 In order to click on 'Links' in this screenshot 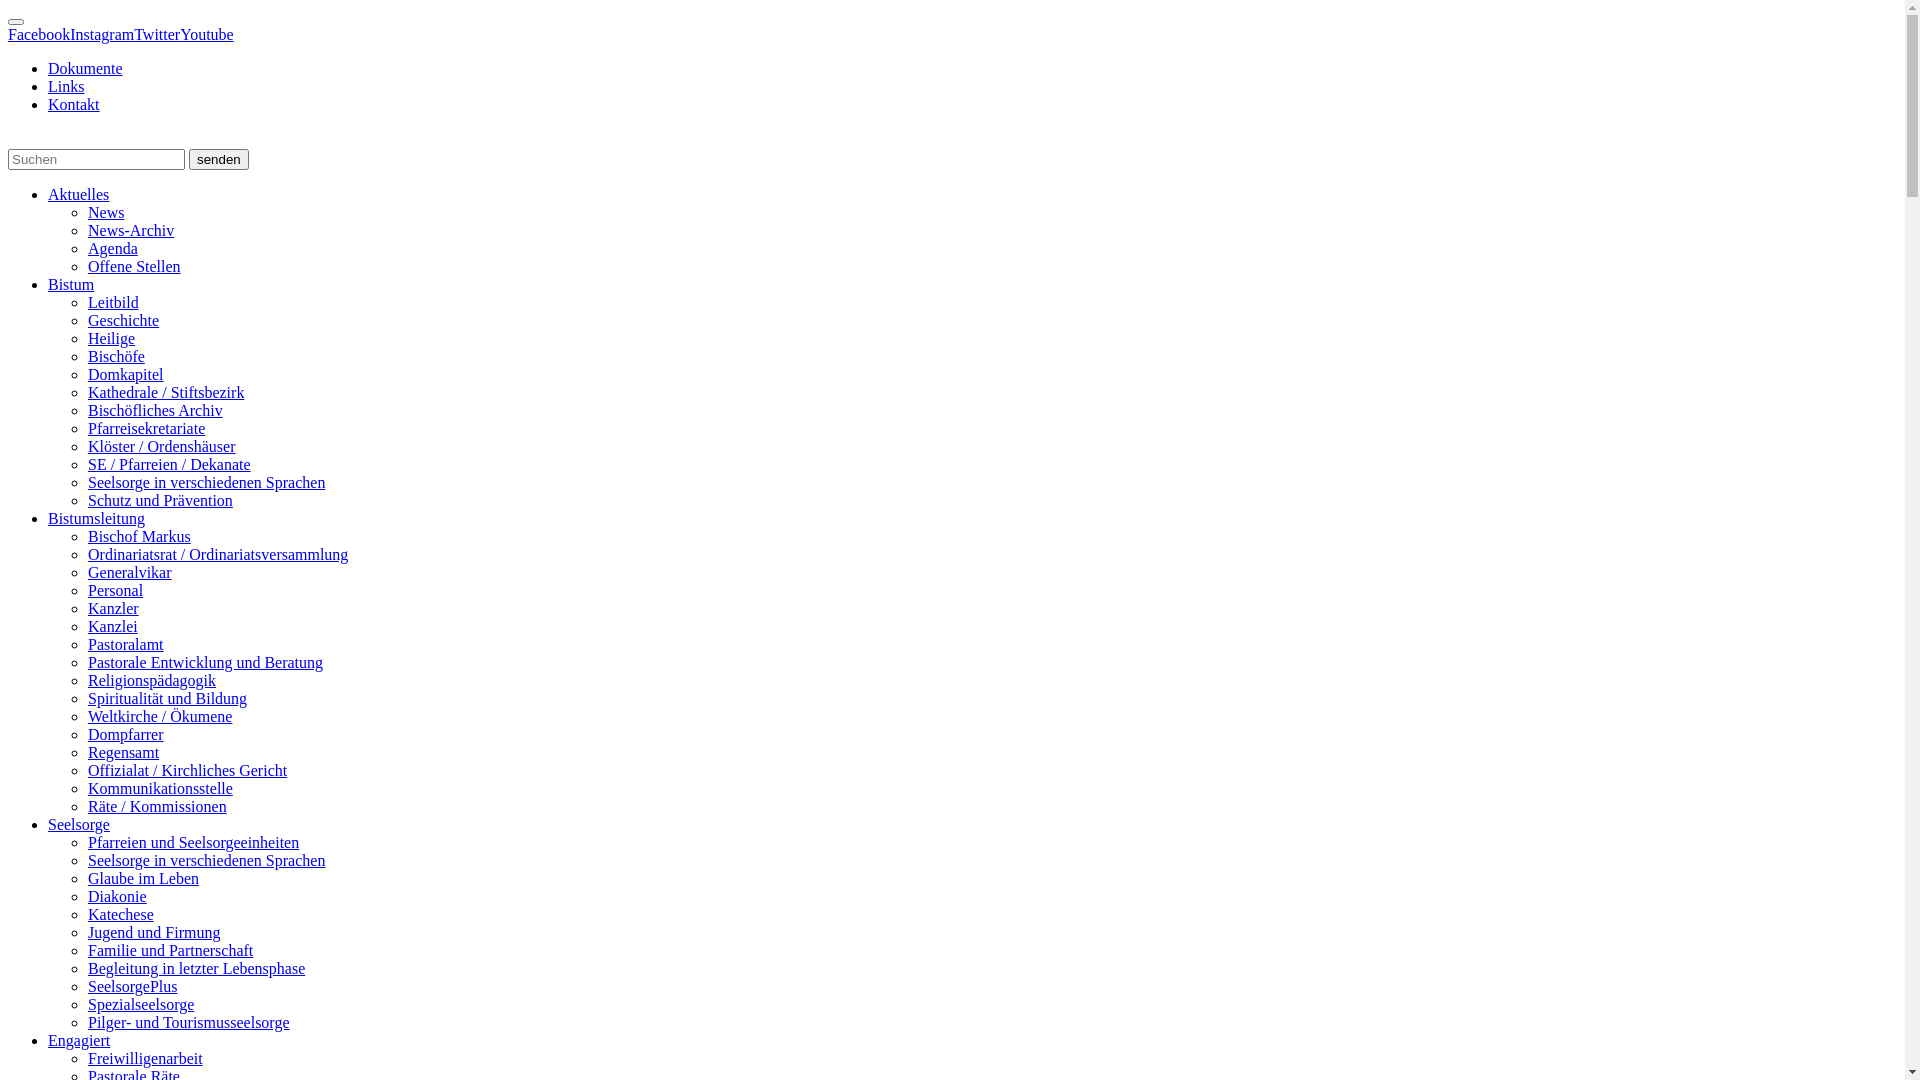, I will do `click(48, 85)`.